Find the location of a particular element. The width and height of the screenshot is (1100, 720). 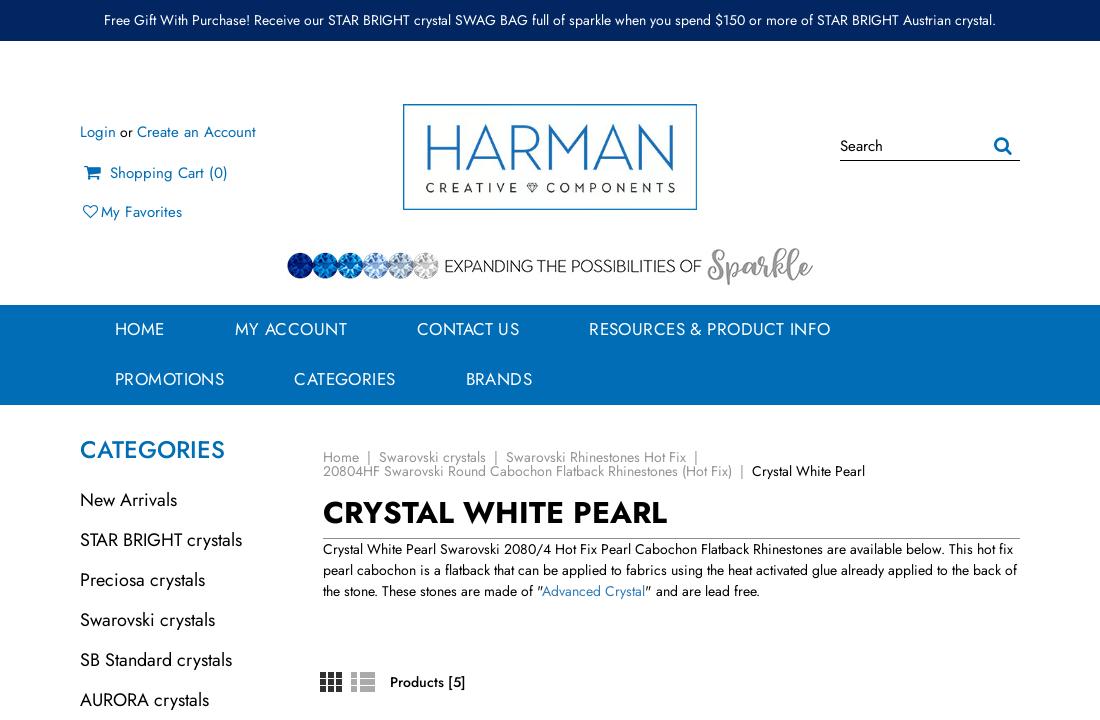

'Login' is located at coordinates (98, 131).